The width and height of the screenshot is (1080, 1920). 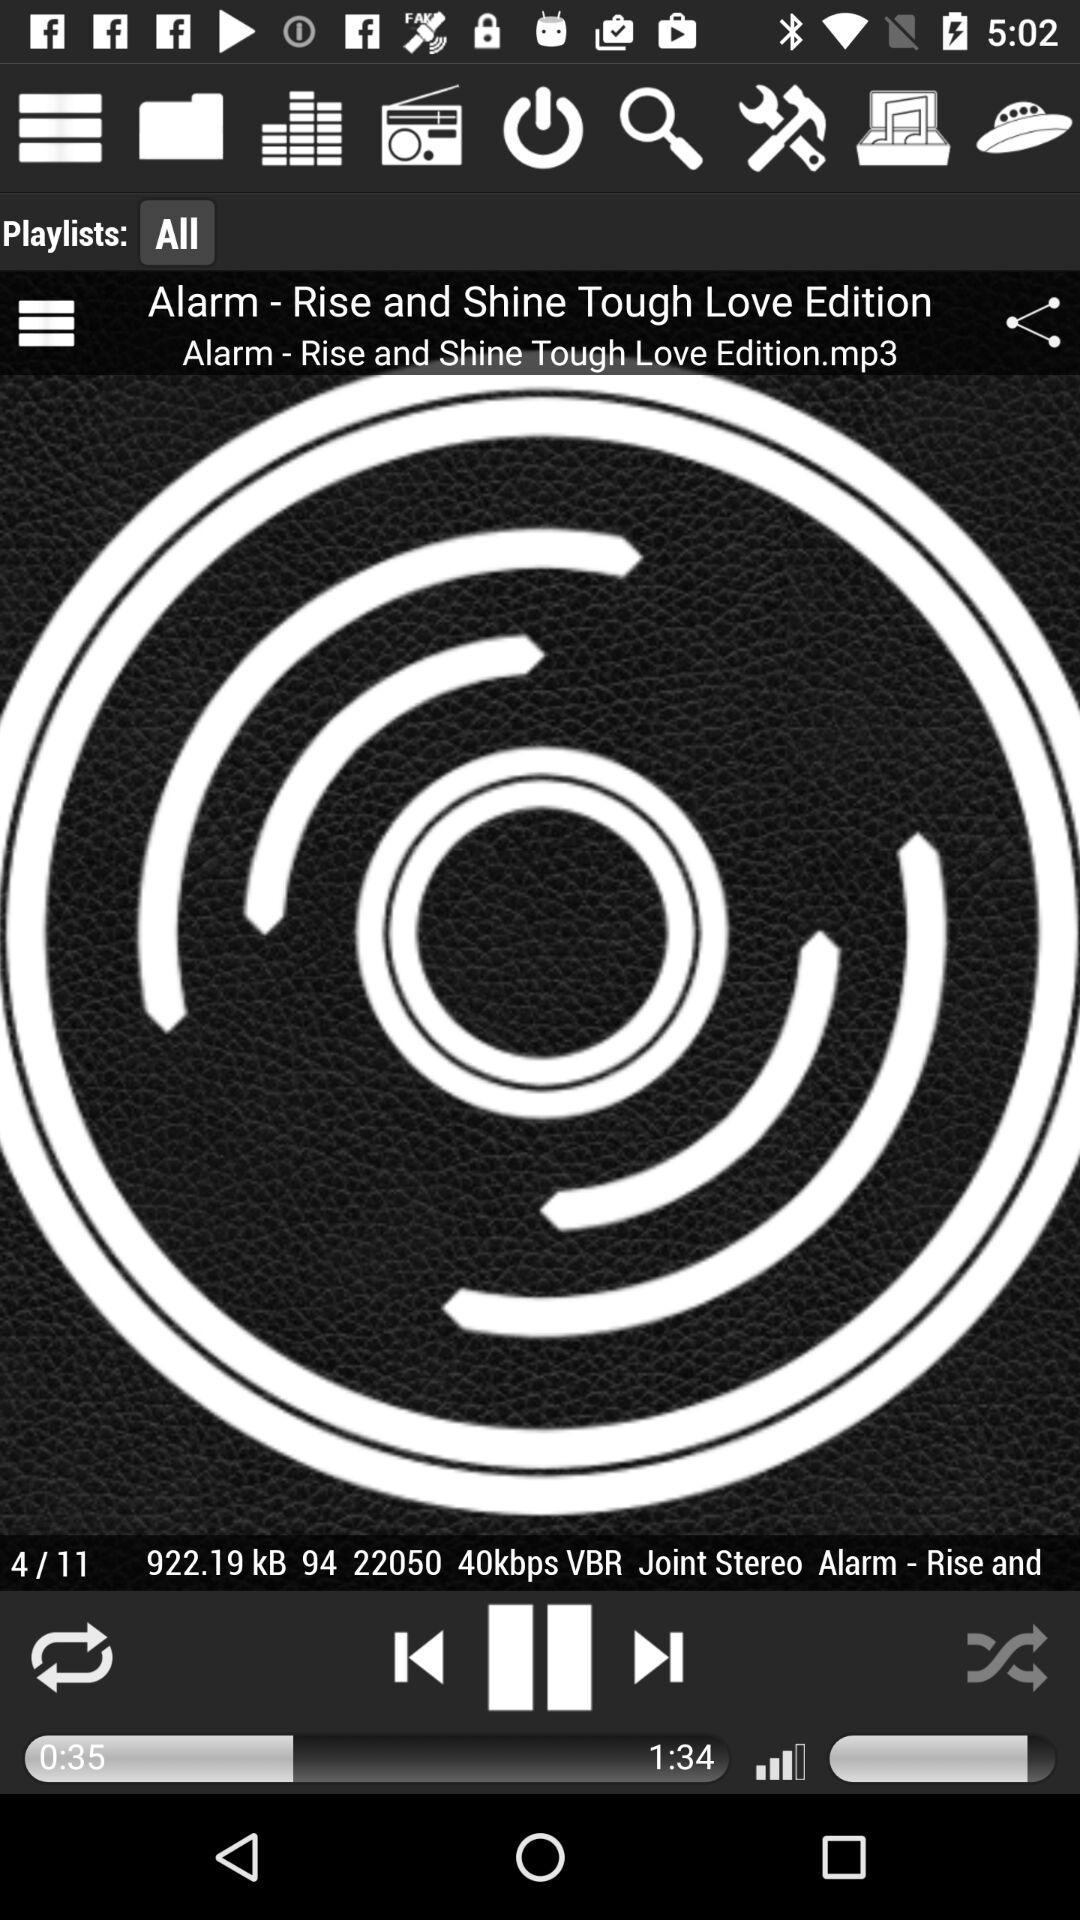 What do you see at coordinates (45, 323) in the screenshot?
I see `icon next to the alarm rise and item` at bounding box center [45, 323].